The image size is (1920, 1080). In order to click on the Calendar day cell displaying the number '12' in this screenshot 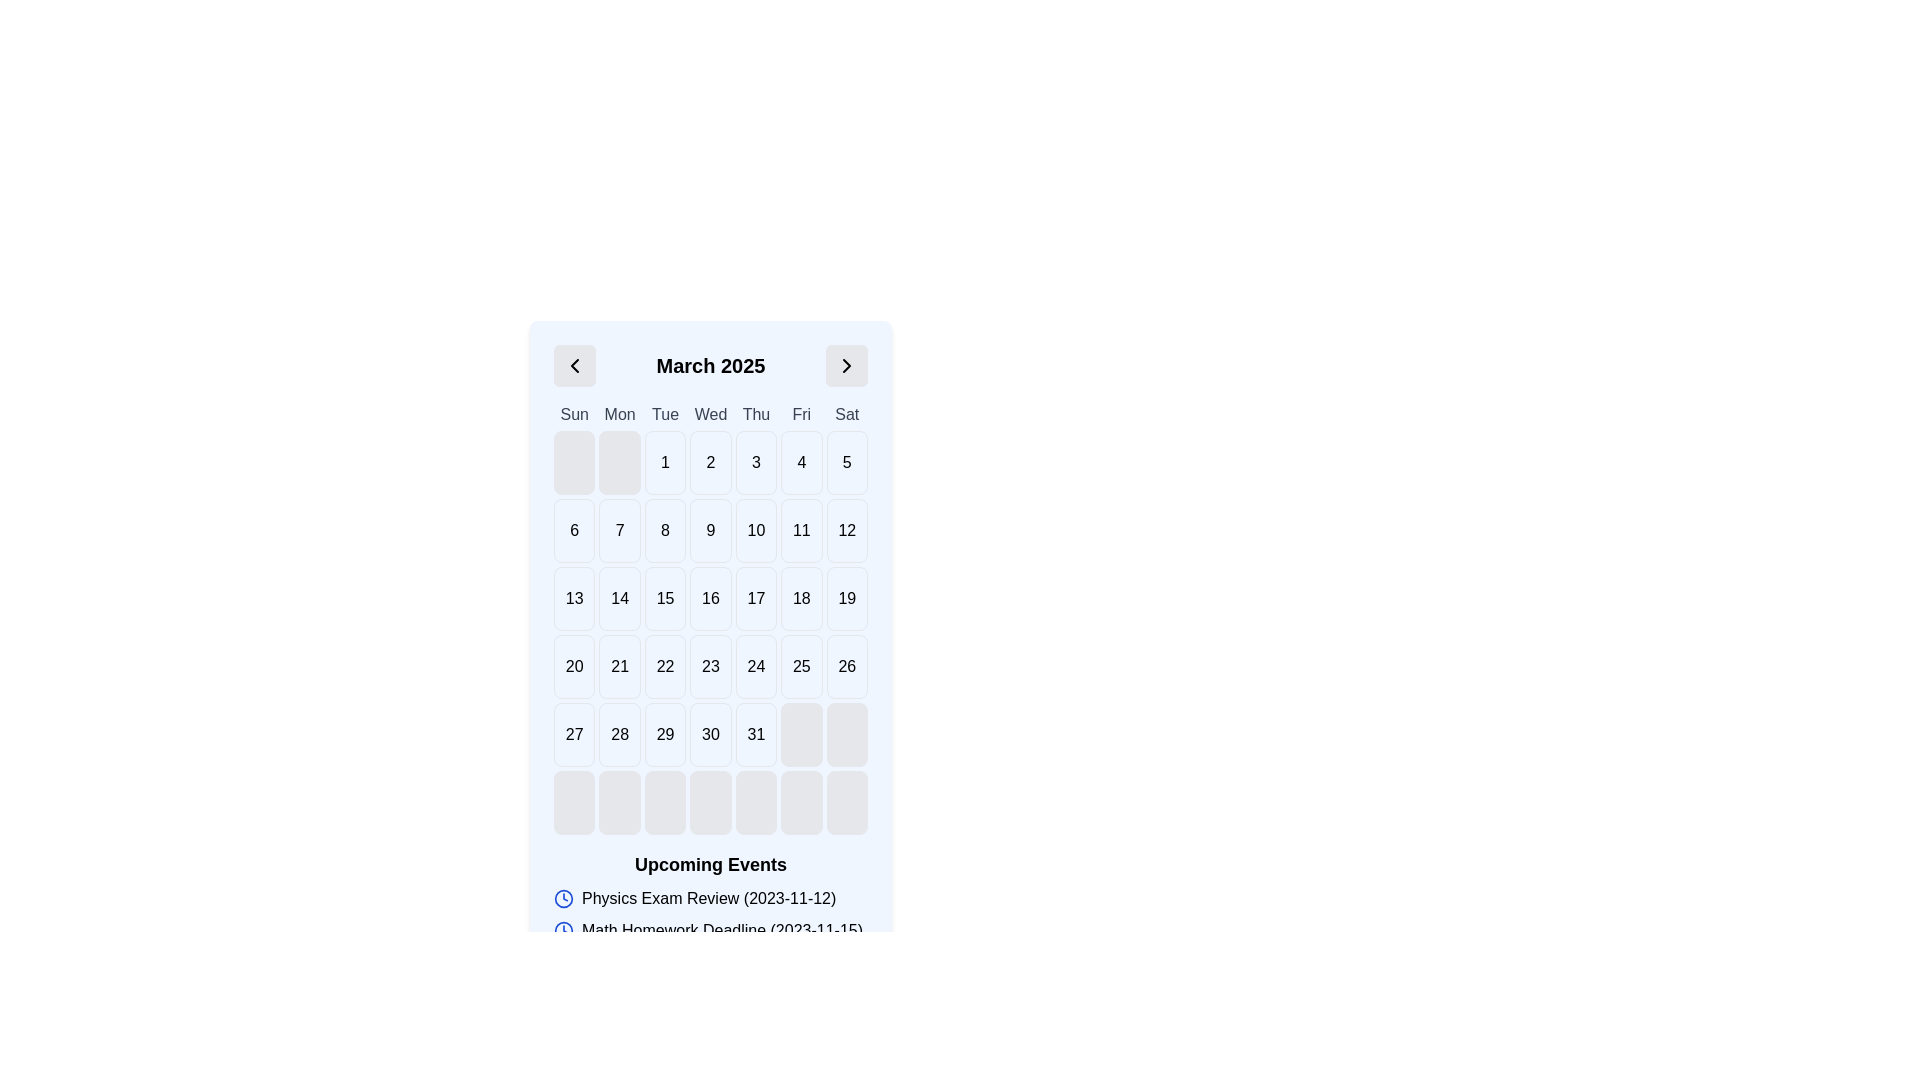, I will do `click(846, 530)`.